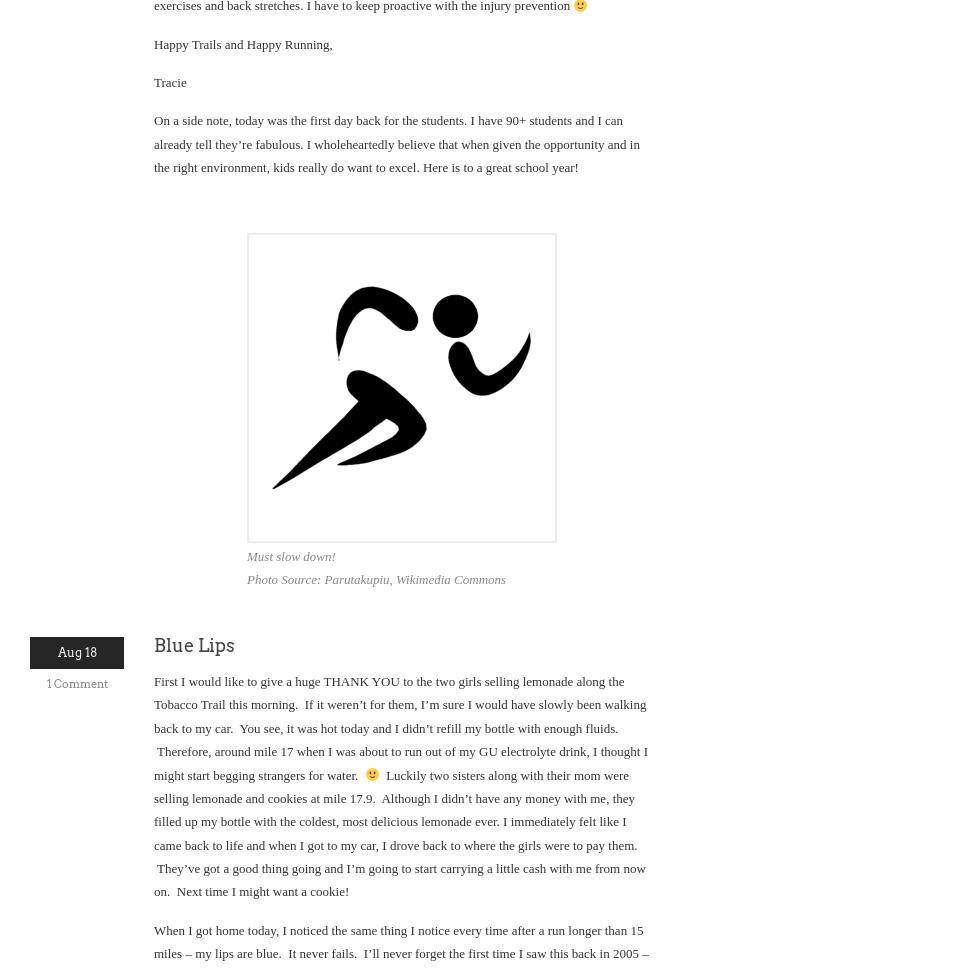 The image size is (960, 972). Describe the element at coordinates (399, 726) in the screenshot. I see `'First I would like to give a huge THANK YOU to the two girls selling lemonade along the Tobacco Trail this morning.  If it weren’t for them, I’m sure I would have slowly been walking back to my car.  You see, it was hot today and I didn’t refill my bottle with enough fluids.  Therefore, around mile 17 when I was about to run out of my GU electrolyte drink, I thought I might start begging strangers for water.'` at that location.